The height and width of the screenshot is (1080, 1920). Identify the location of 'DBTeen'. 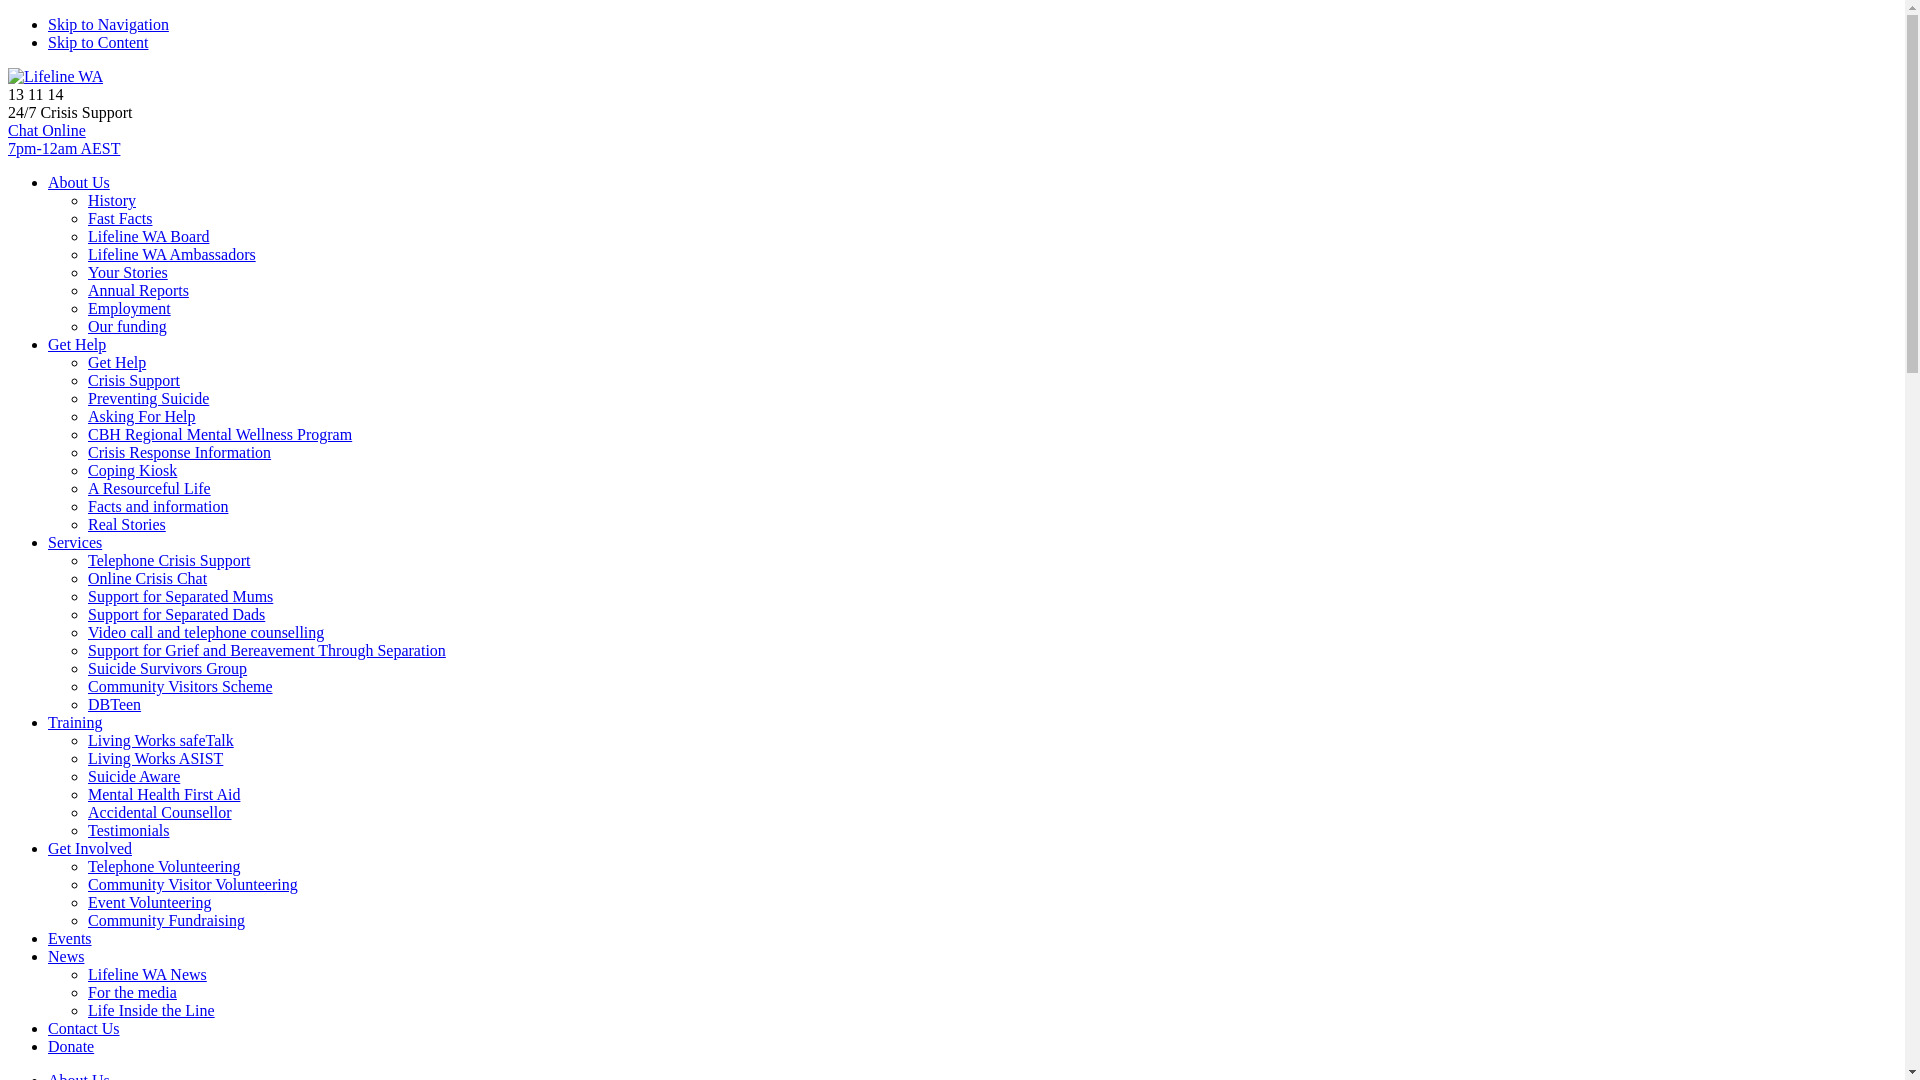
(86, 703).